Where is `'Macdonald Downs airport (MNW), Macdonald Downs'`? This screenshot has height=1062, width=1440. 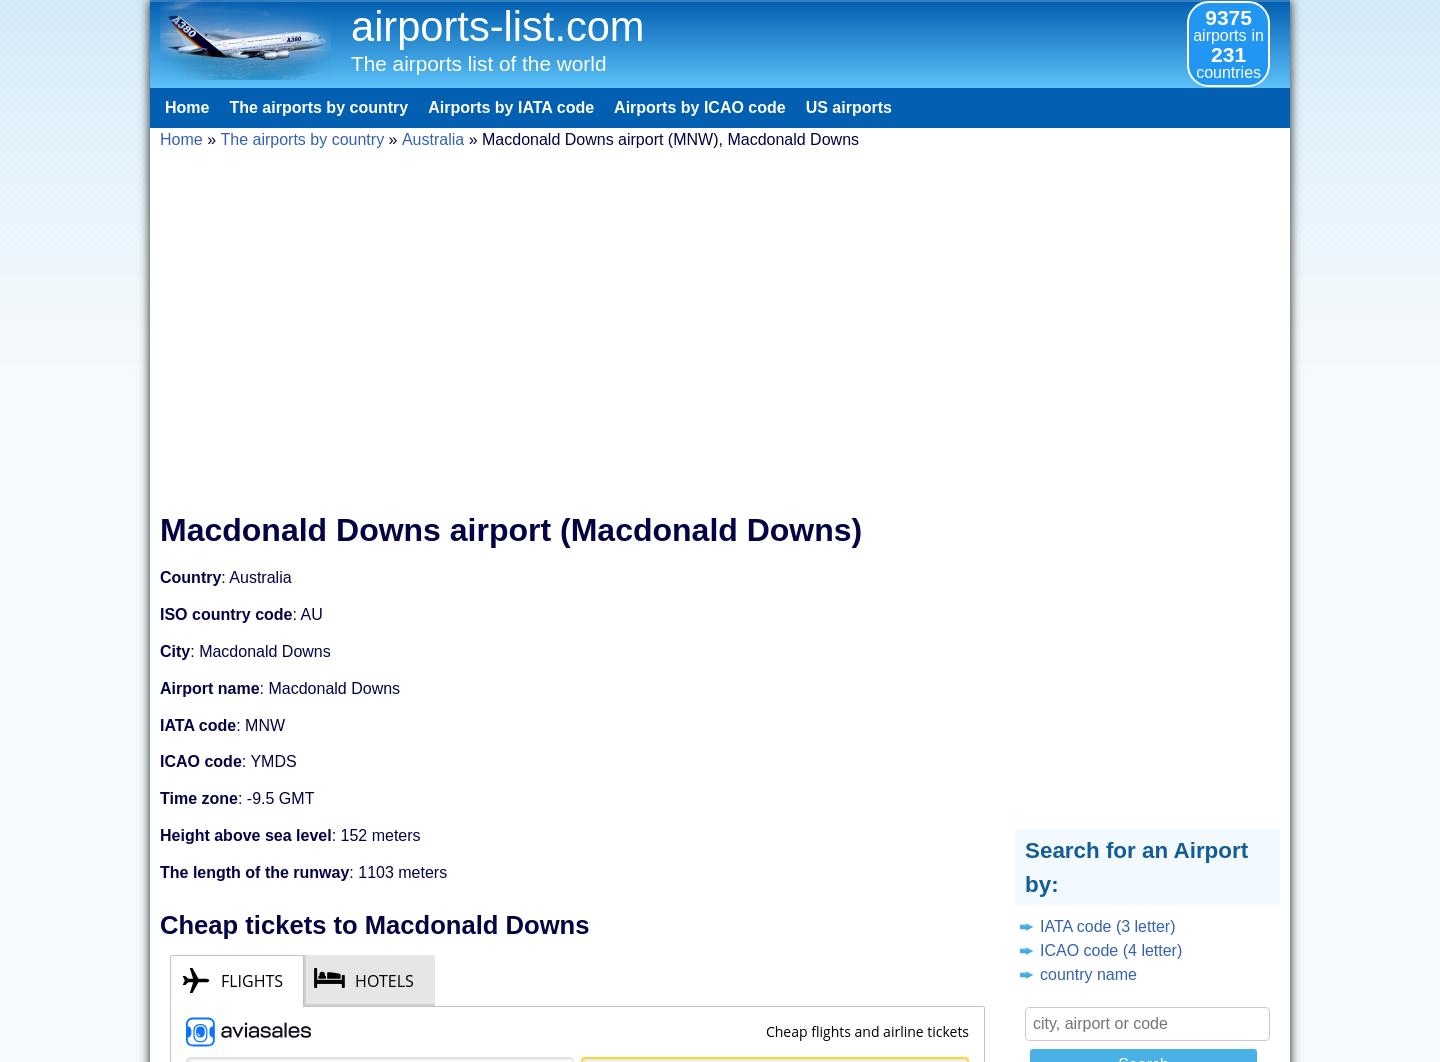 'Macdonald Downs airport (MNW), Macdonald Downs' is located at coordinates (670, 139).